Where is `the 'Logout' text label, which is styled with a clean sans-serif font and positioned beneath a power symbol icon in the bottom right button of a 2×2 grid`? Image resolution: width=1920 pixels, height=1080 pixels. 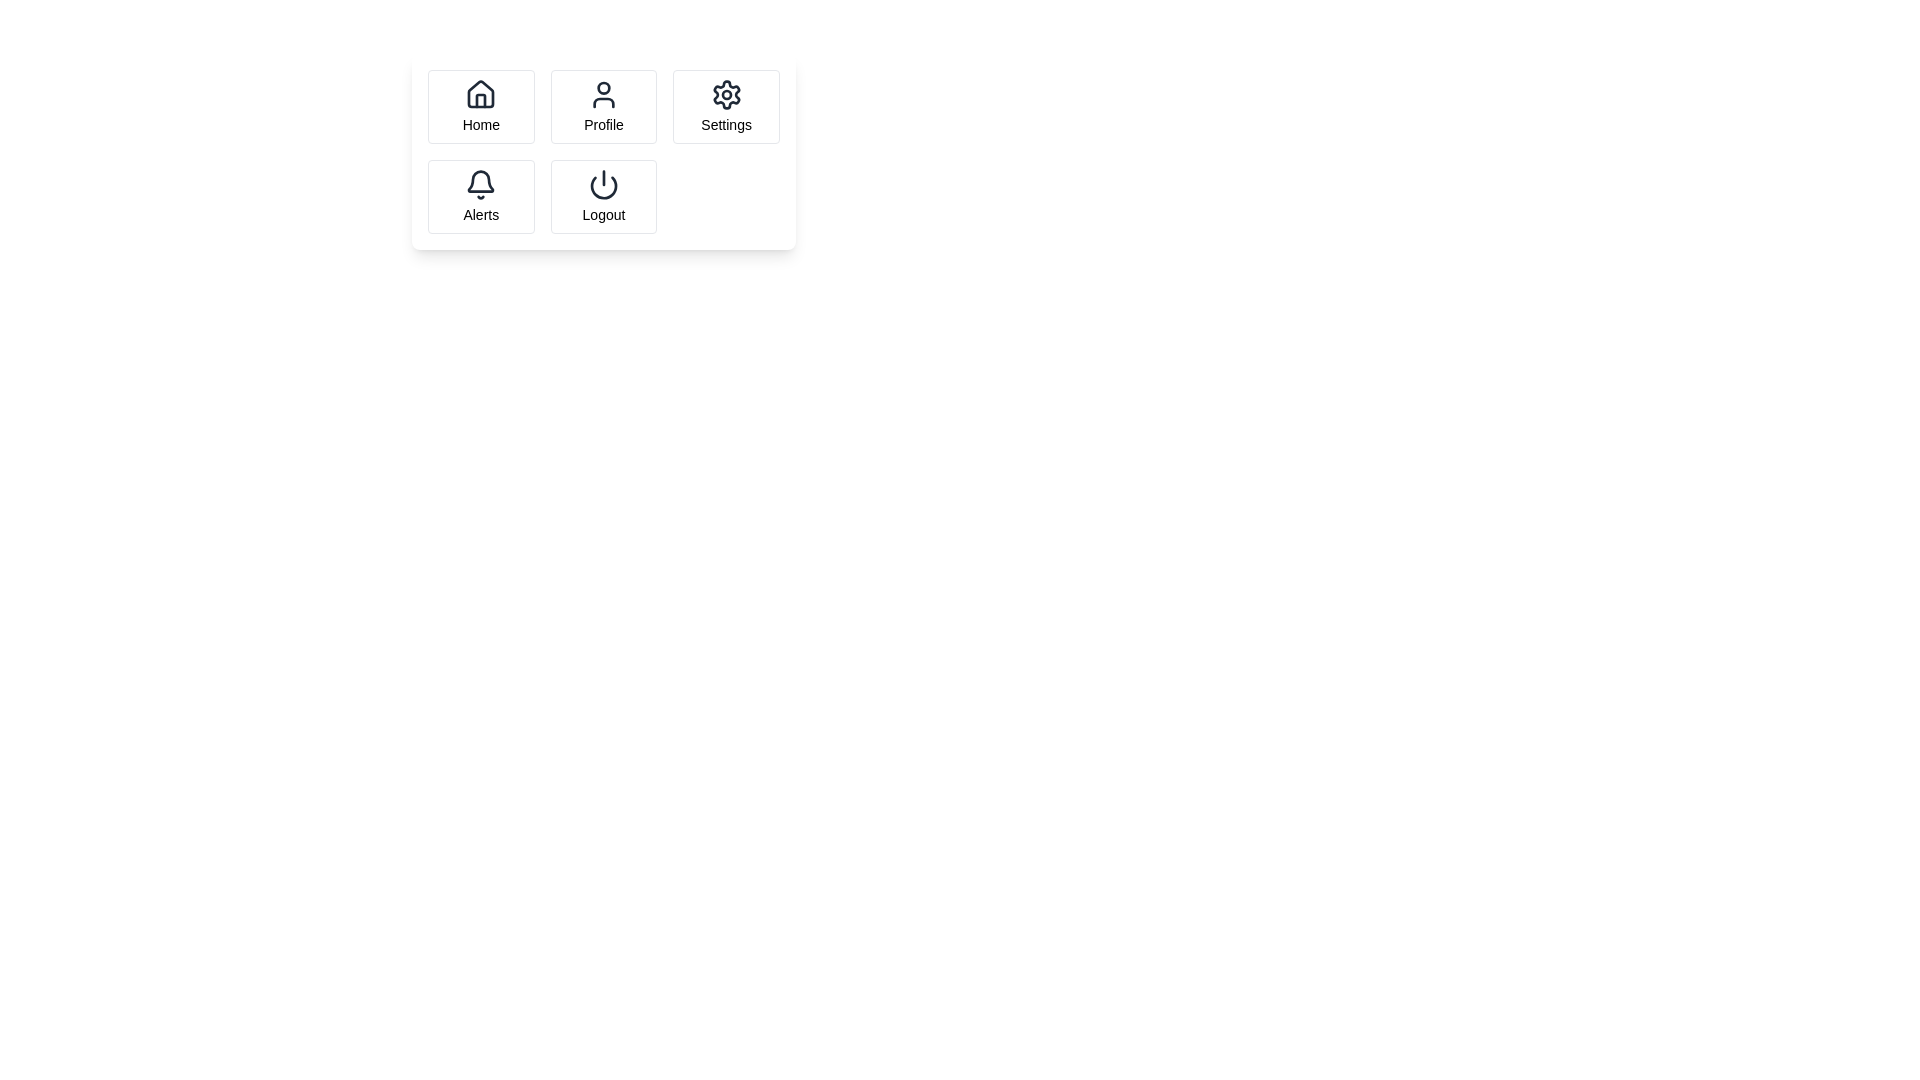
the 'Logout' text label, which is styled with a clean sans-serif font and positioned beneath a power symbol icon in the bottom right button of a 2×2 grid is located at coordinates (603, 215).